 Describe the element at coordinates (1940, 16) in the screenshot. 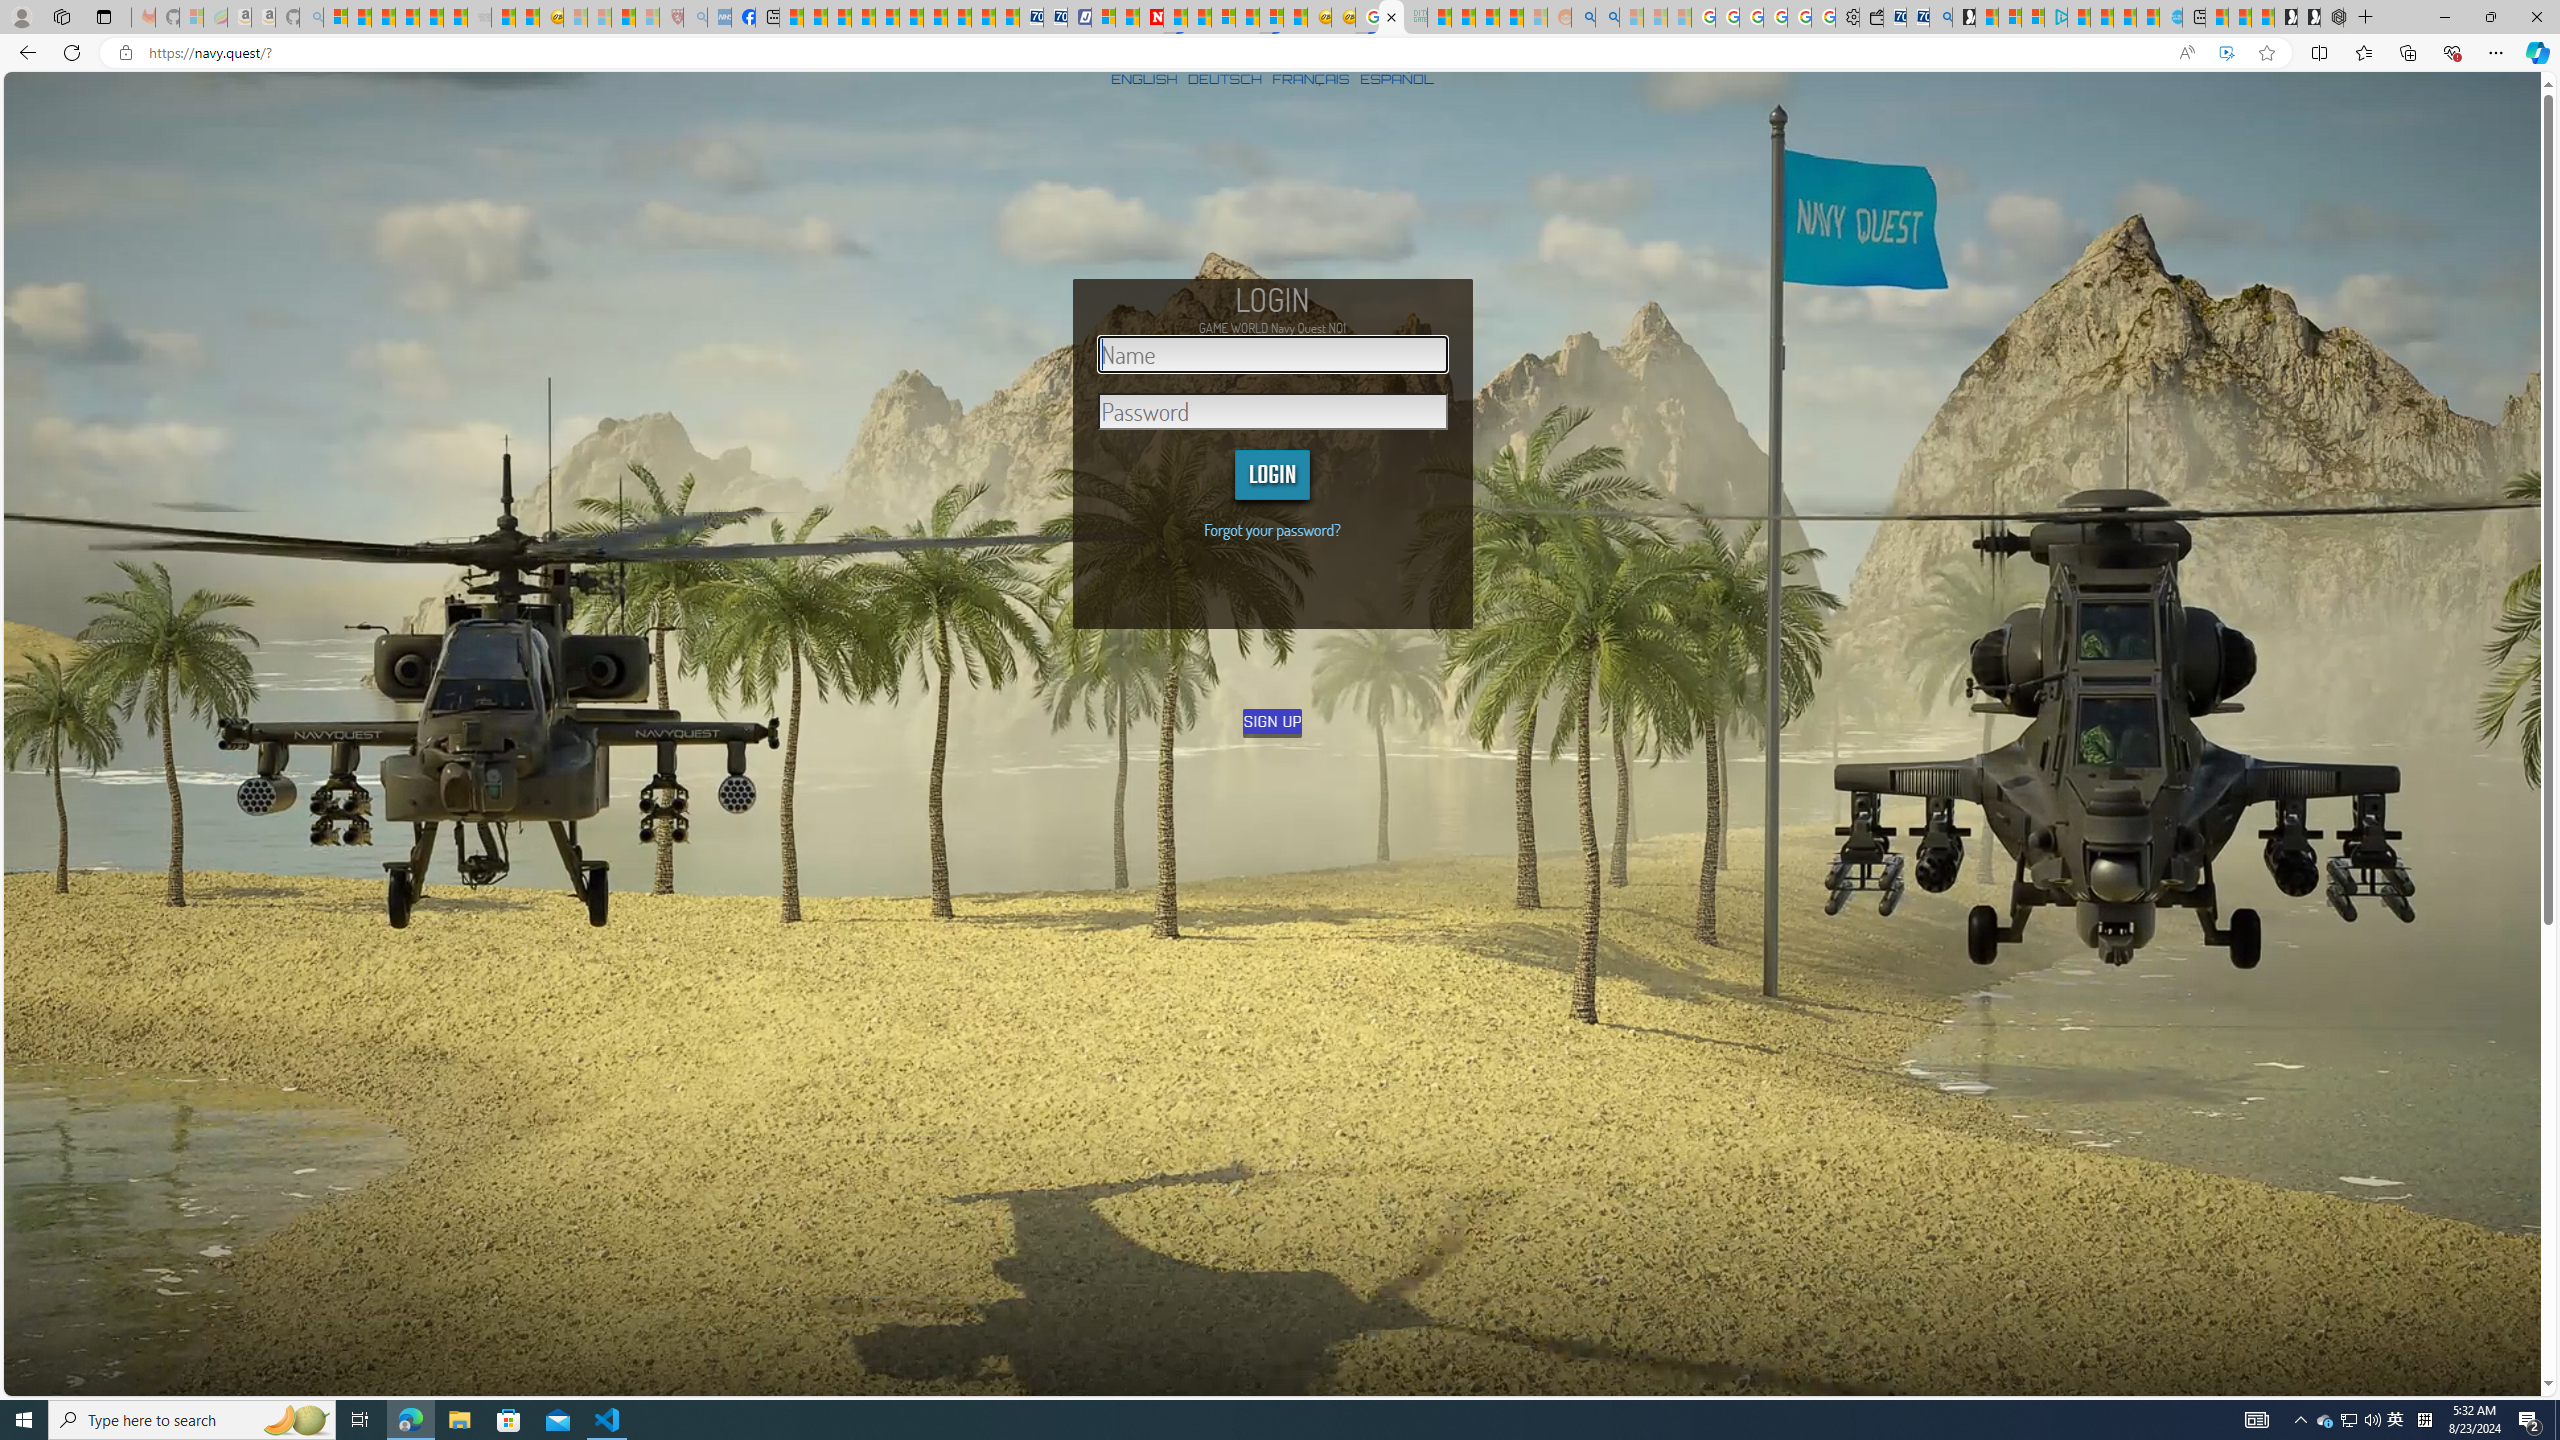

I see `'Bing Real Estate - Home sales and rental listings'` at that location.